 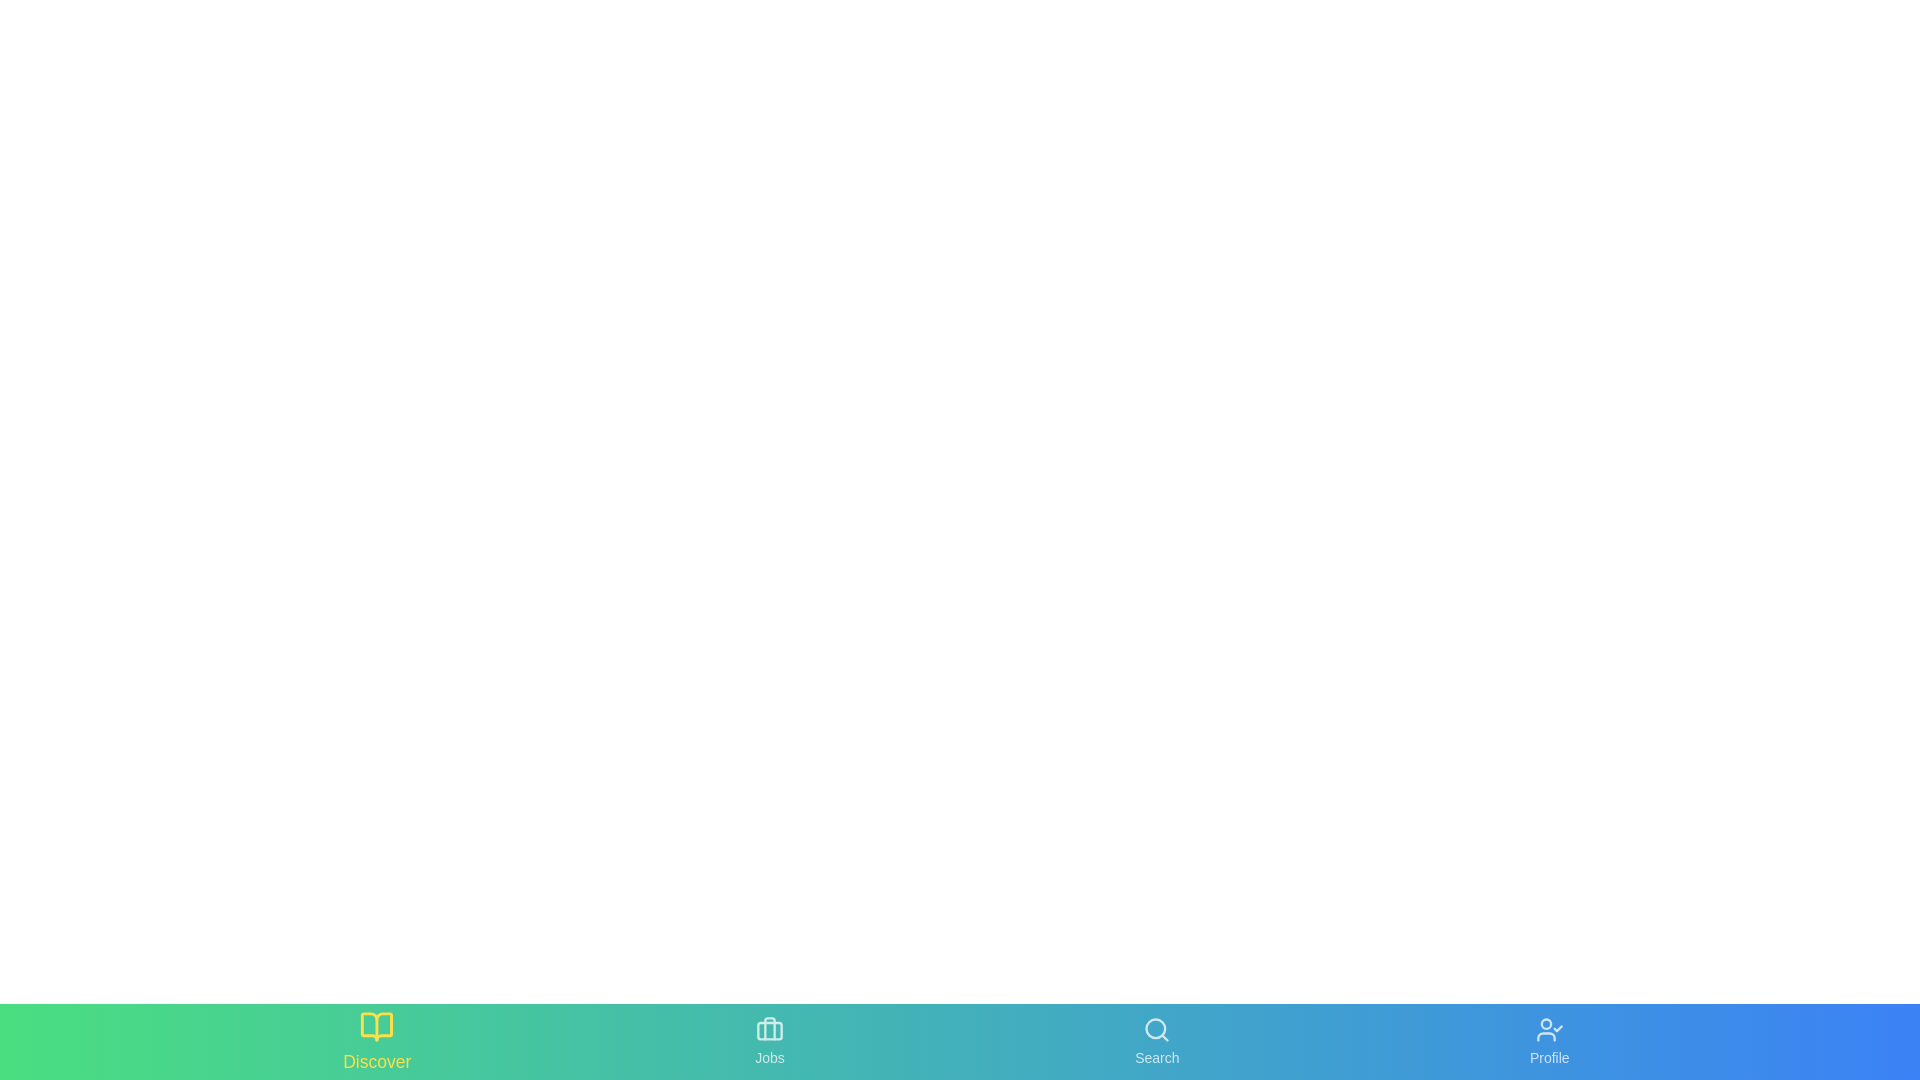 I want to click on the 'Profile' button to activate the 'Profile' section, so click(x=1548, y=1040).